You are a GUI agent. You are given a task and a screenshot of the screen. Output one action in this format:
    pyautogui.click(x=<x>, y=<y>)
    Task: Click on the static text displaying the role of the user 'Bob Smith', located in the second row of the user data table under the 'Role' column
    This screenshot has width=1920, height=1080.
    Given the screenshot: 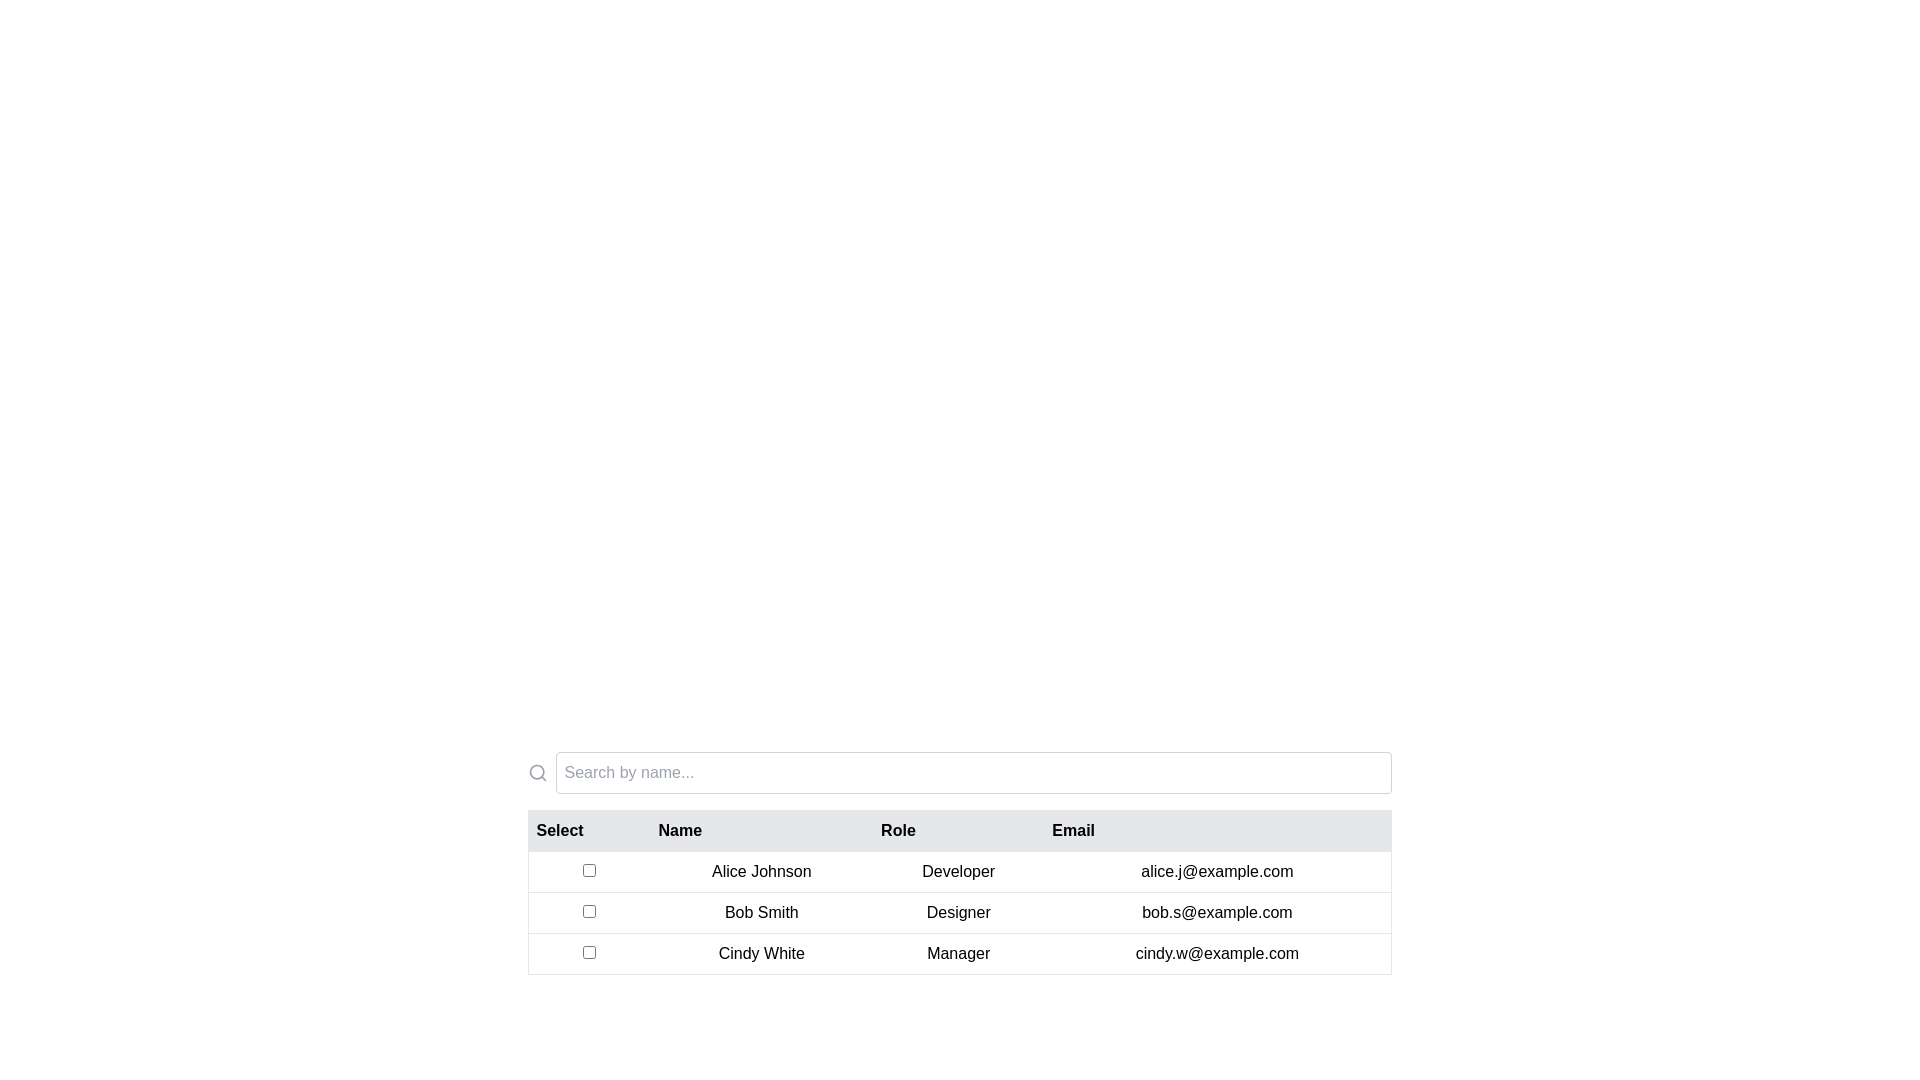 What is the action you would take?
    pyautogui.click(x=958, y=913)
    